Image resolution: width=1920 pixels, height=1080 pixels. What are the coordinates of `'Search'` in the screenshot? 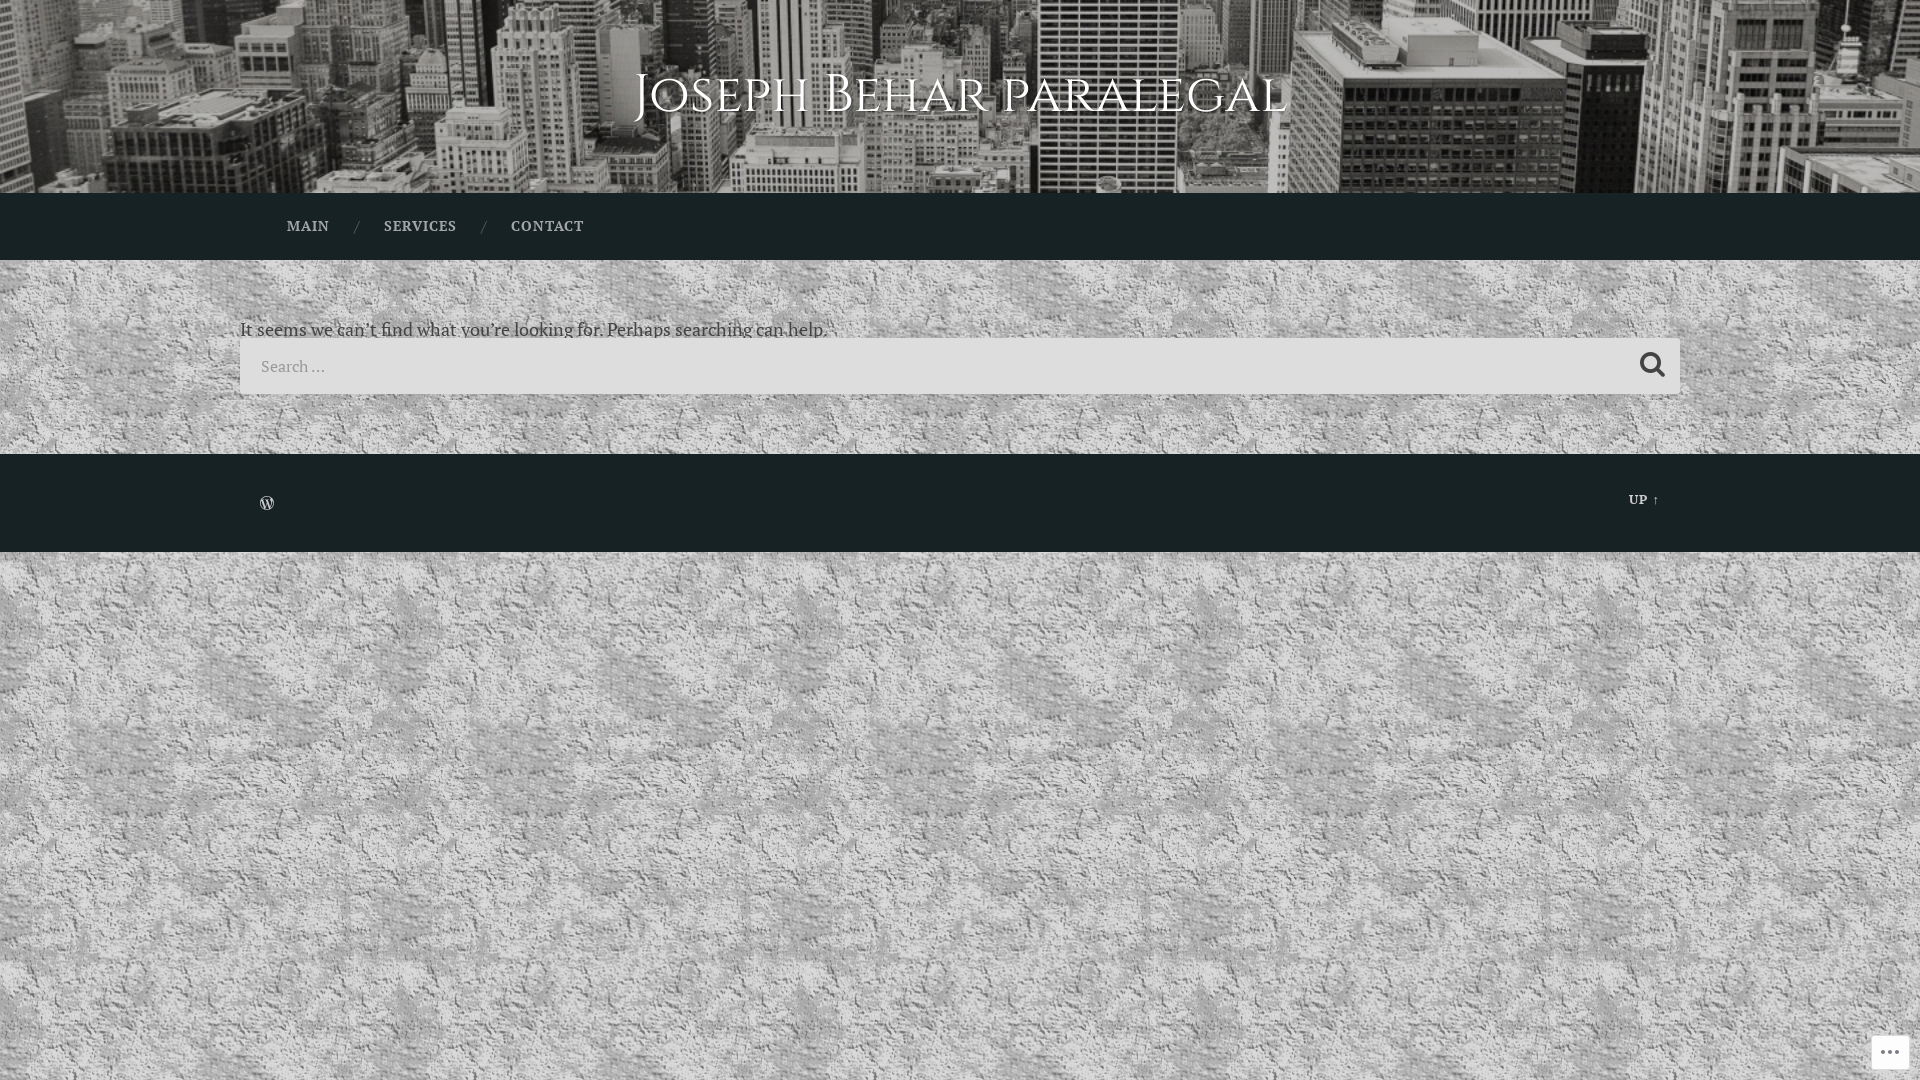 It's located at (1651, 366).